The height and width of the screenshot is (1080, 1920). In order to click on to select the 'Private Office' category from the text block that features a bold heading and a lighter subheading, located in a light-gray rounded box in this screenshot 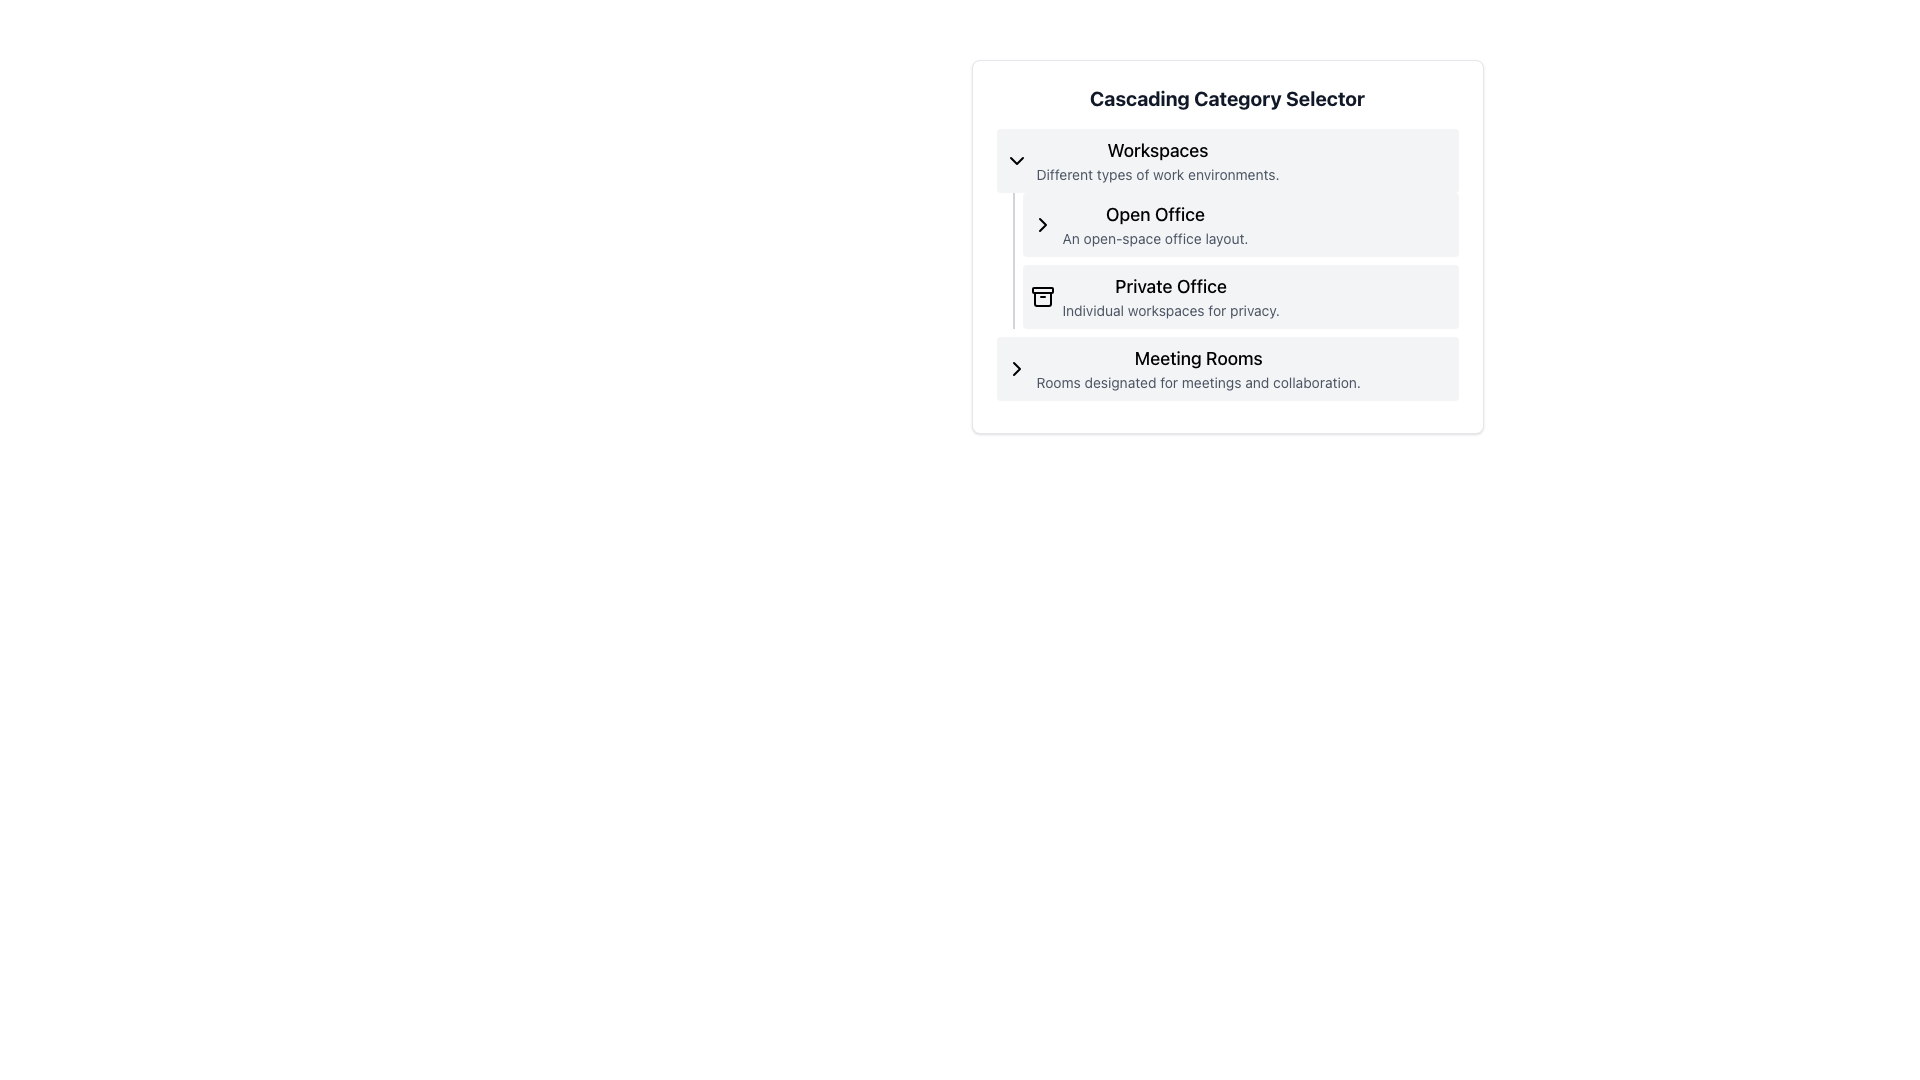, I will do `click(1171, 297)`.